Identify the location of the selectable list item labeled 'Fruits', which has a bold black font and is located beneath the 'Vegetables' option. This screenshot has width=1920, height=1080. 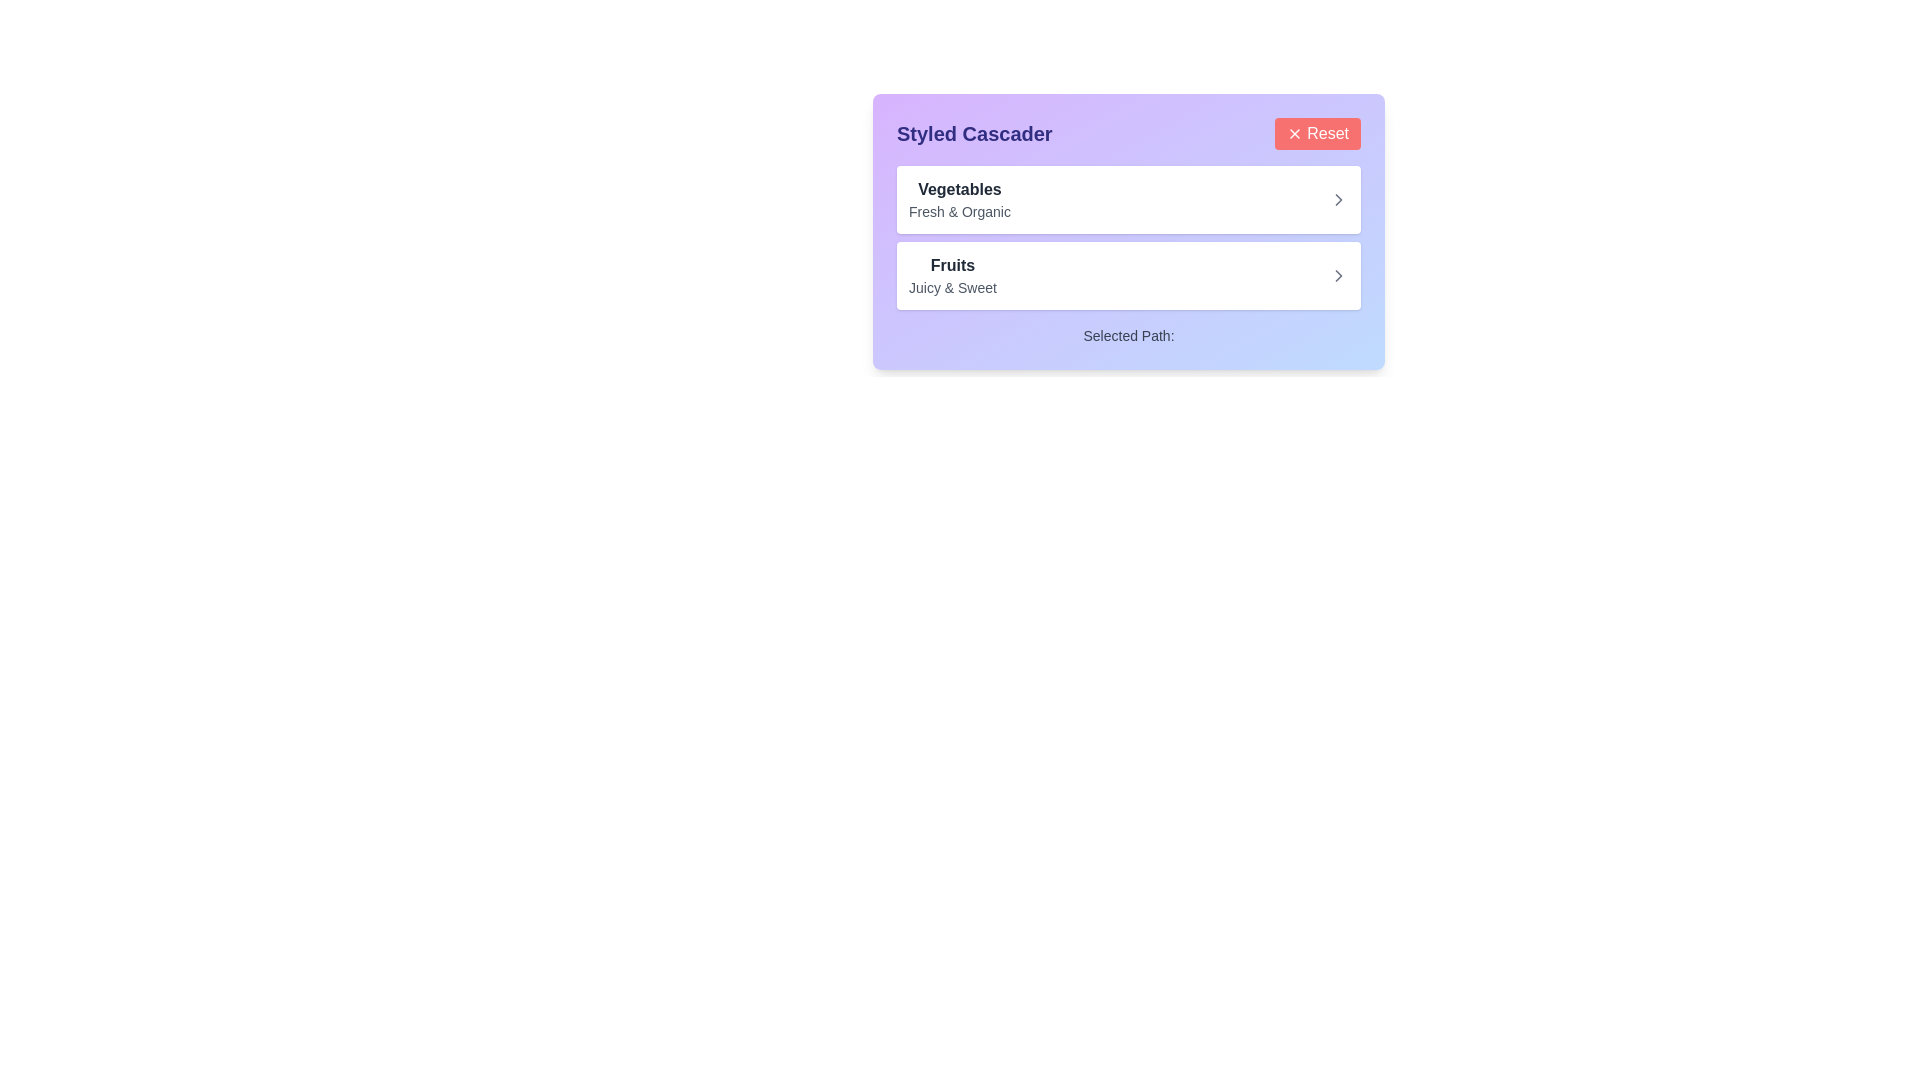
(1128, 276).